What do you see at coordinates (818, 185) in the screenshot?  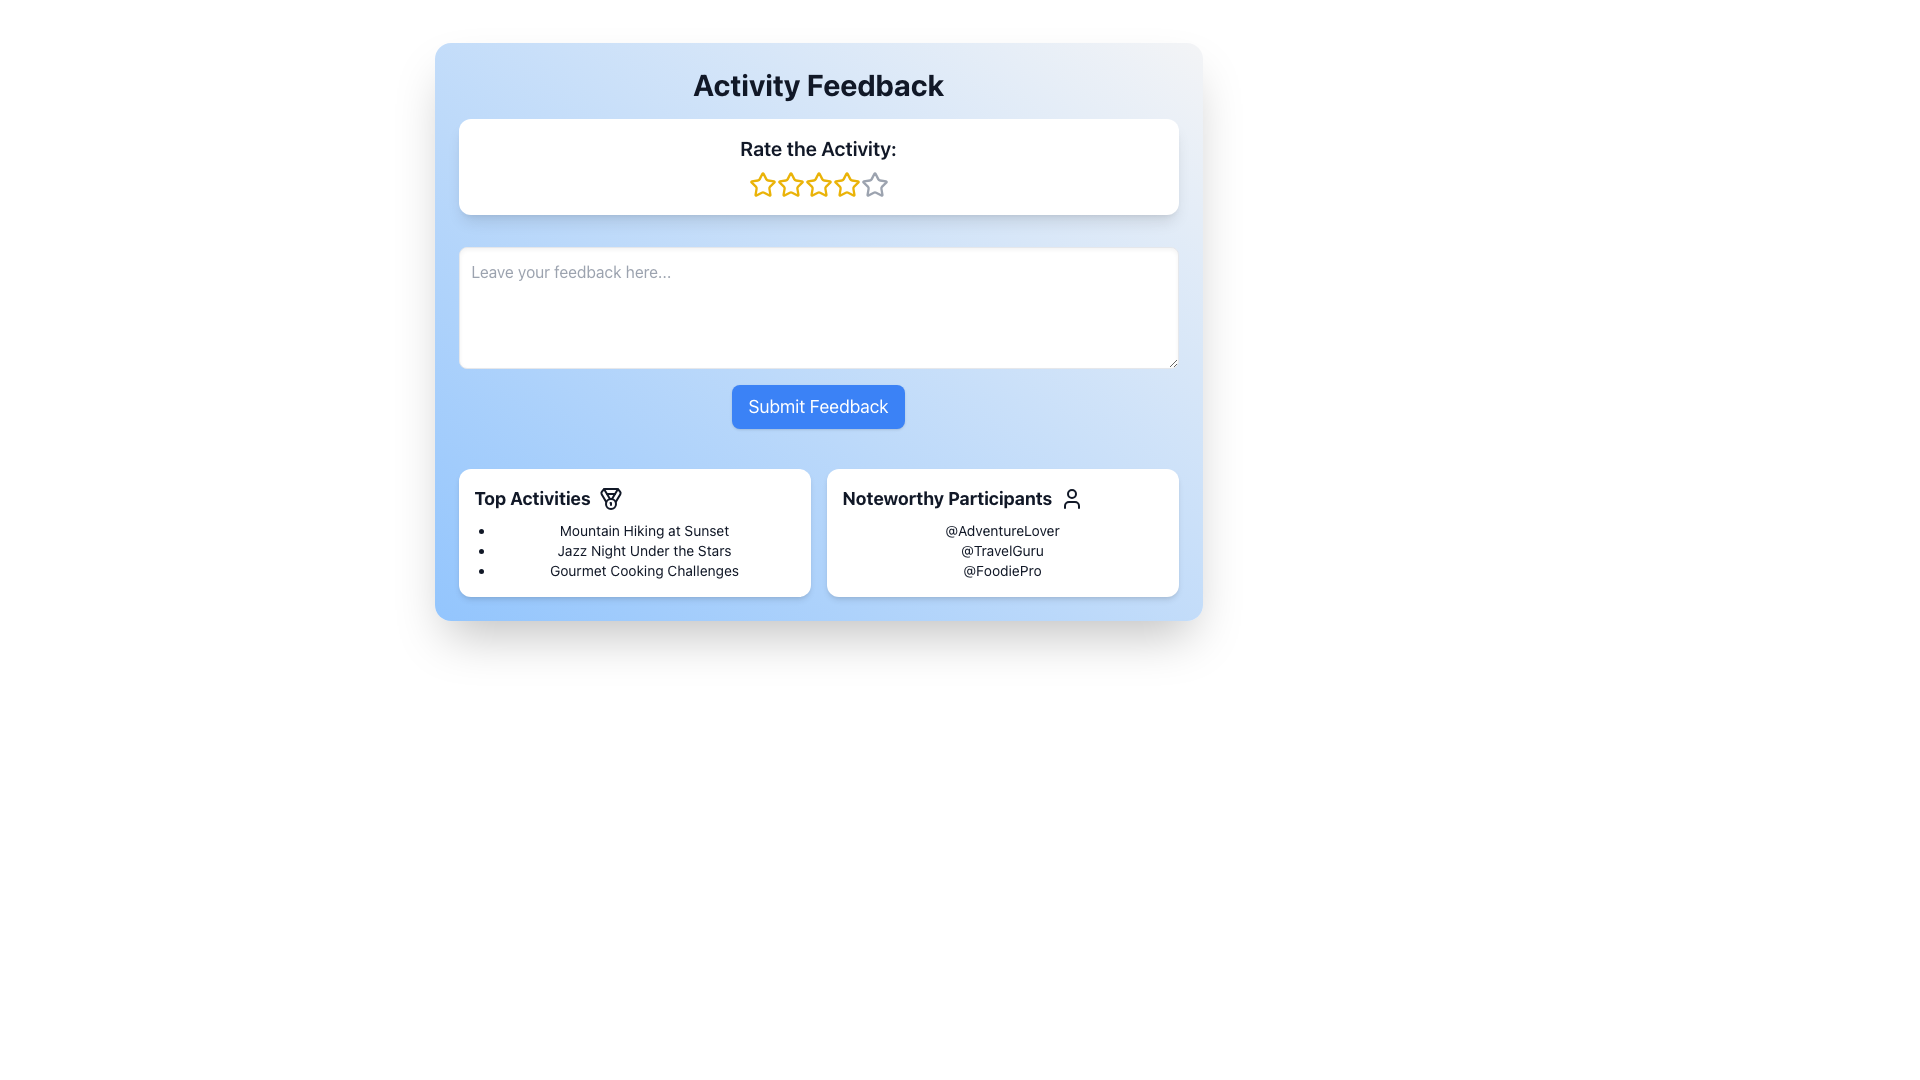 I see `the fourth rating star in the 'Rate the Activity' section` at bounding box center [818, 185].